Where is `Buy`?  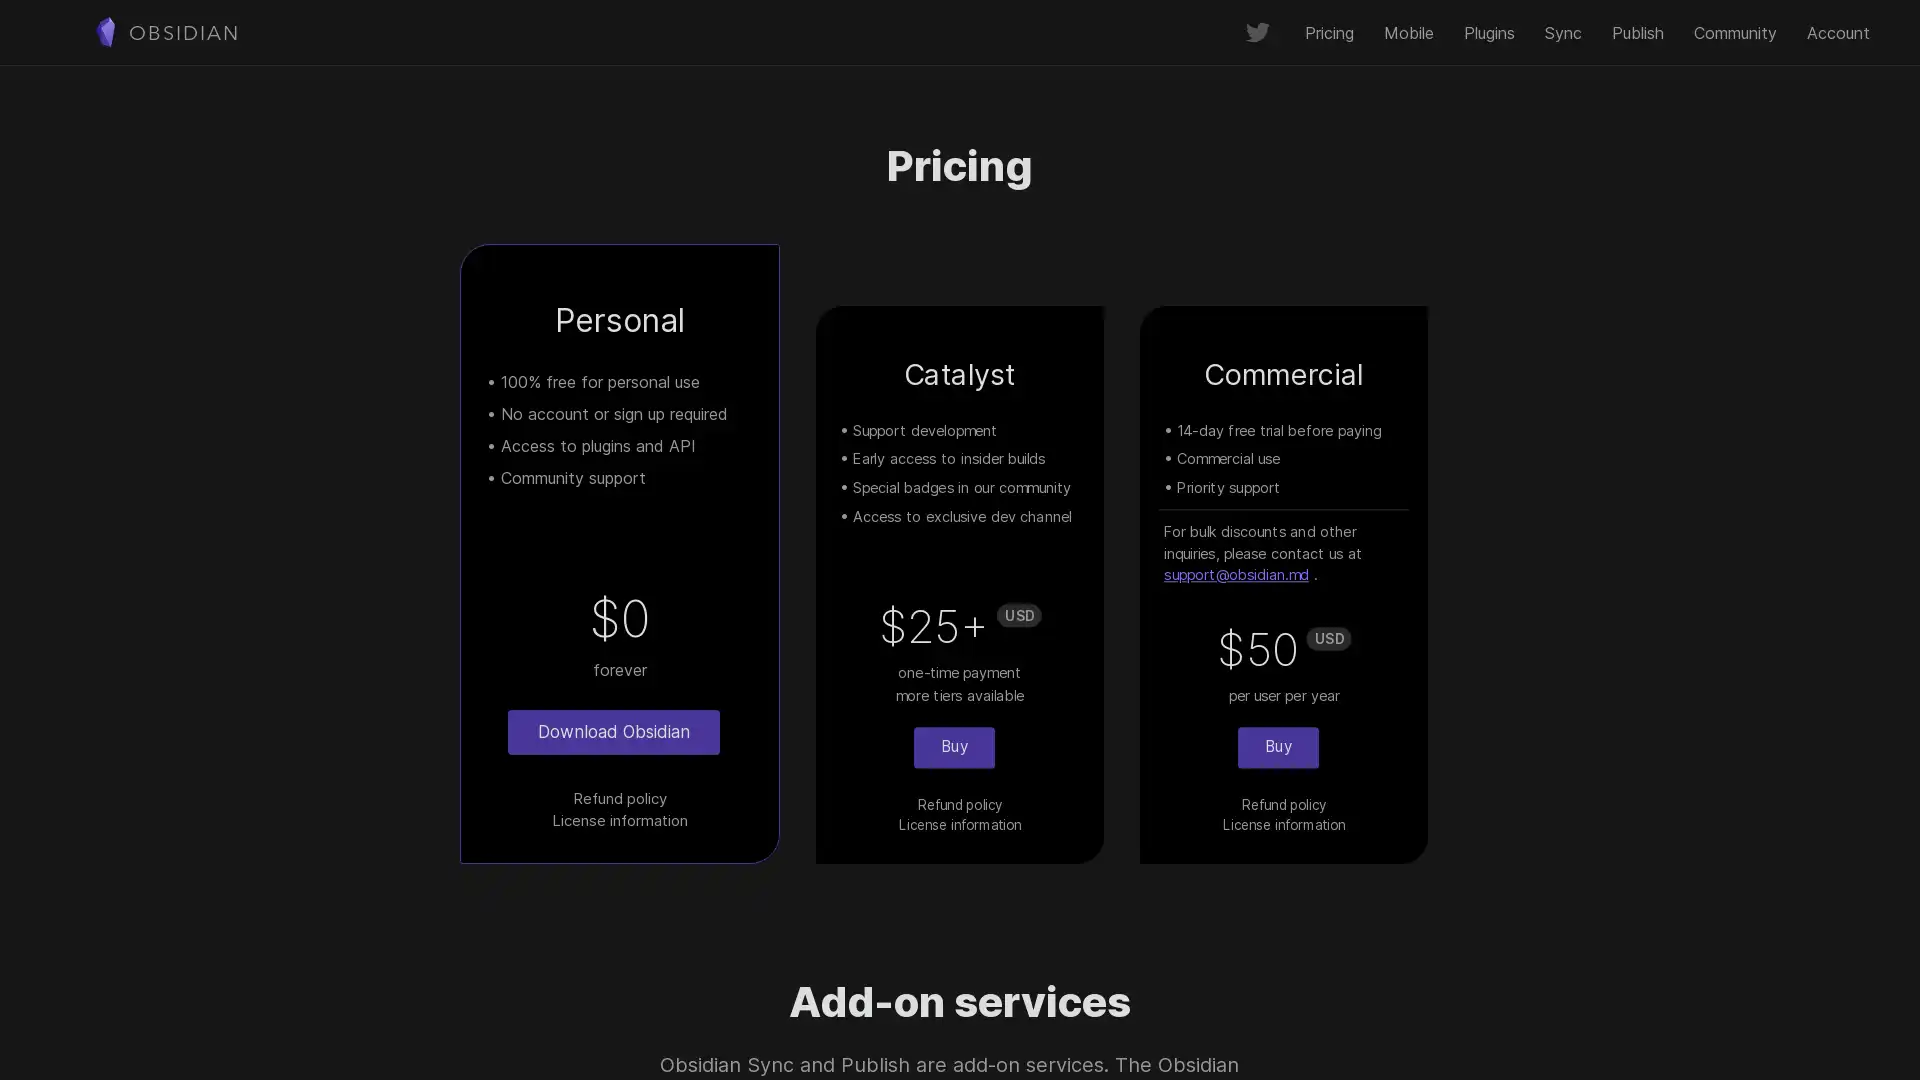
Buy is located at coordinates (1277, 747).